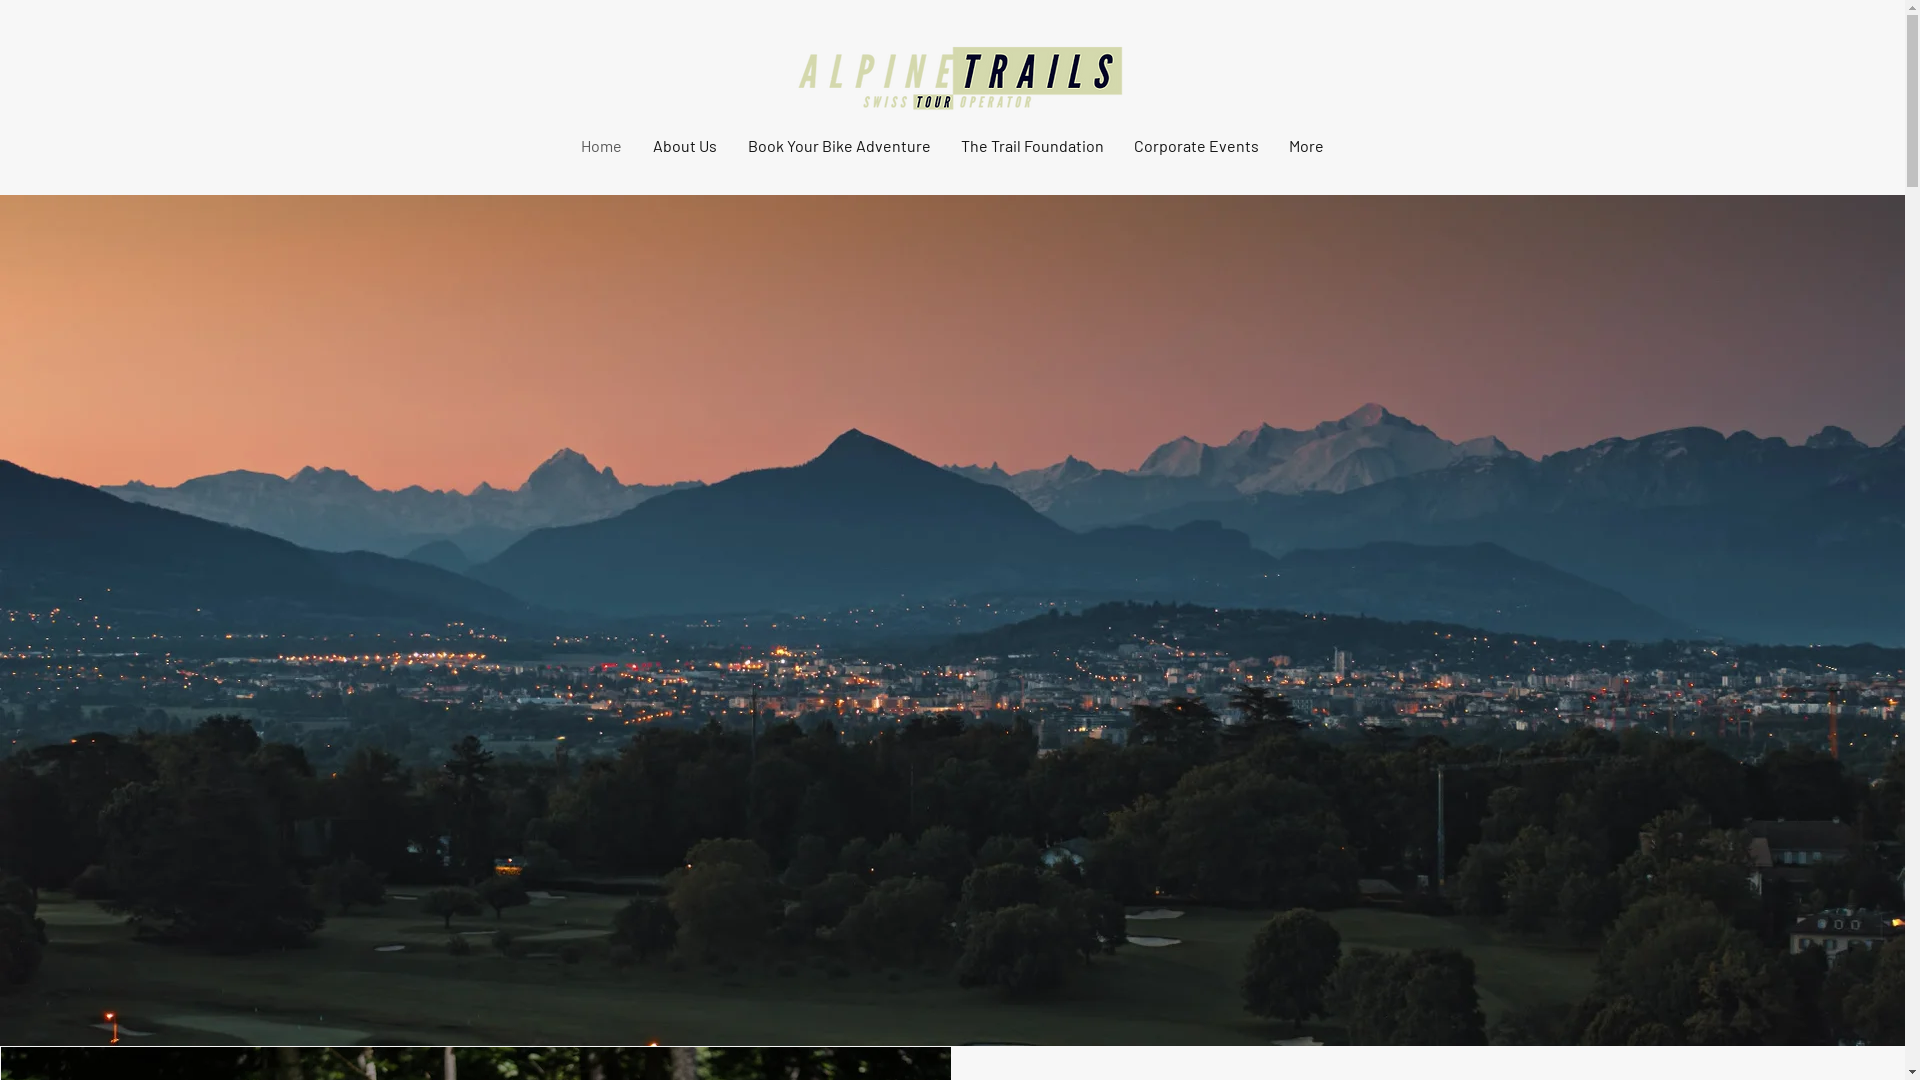 The image size is (1920, 1080). Describe the element at coordinates (685, 145) in the screenshot. I see `'About Us'` at that location.